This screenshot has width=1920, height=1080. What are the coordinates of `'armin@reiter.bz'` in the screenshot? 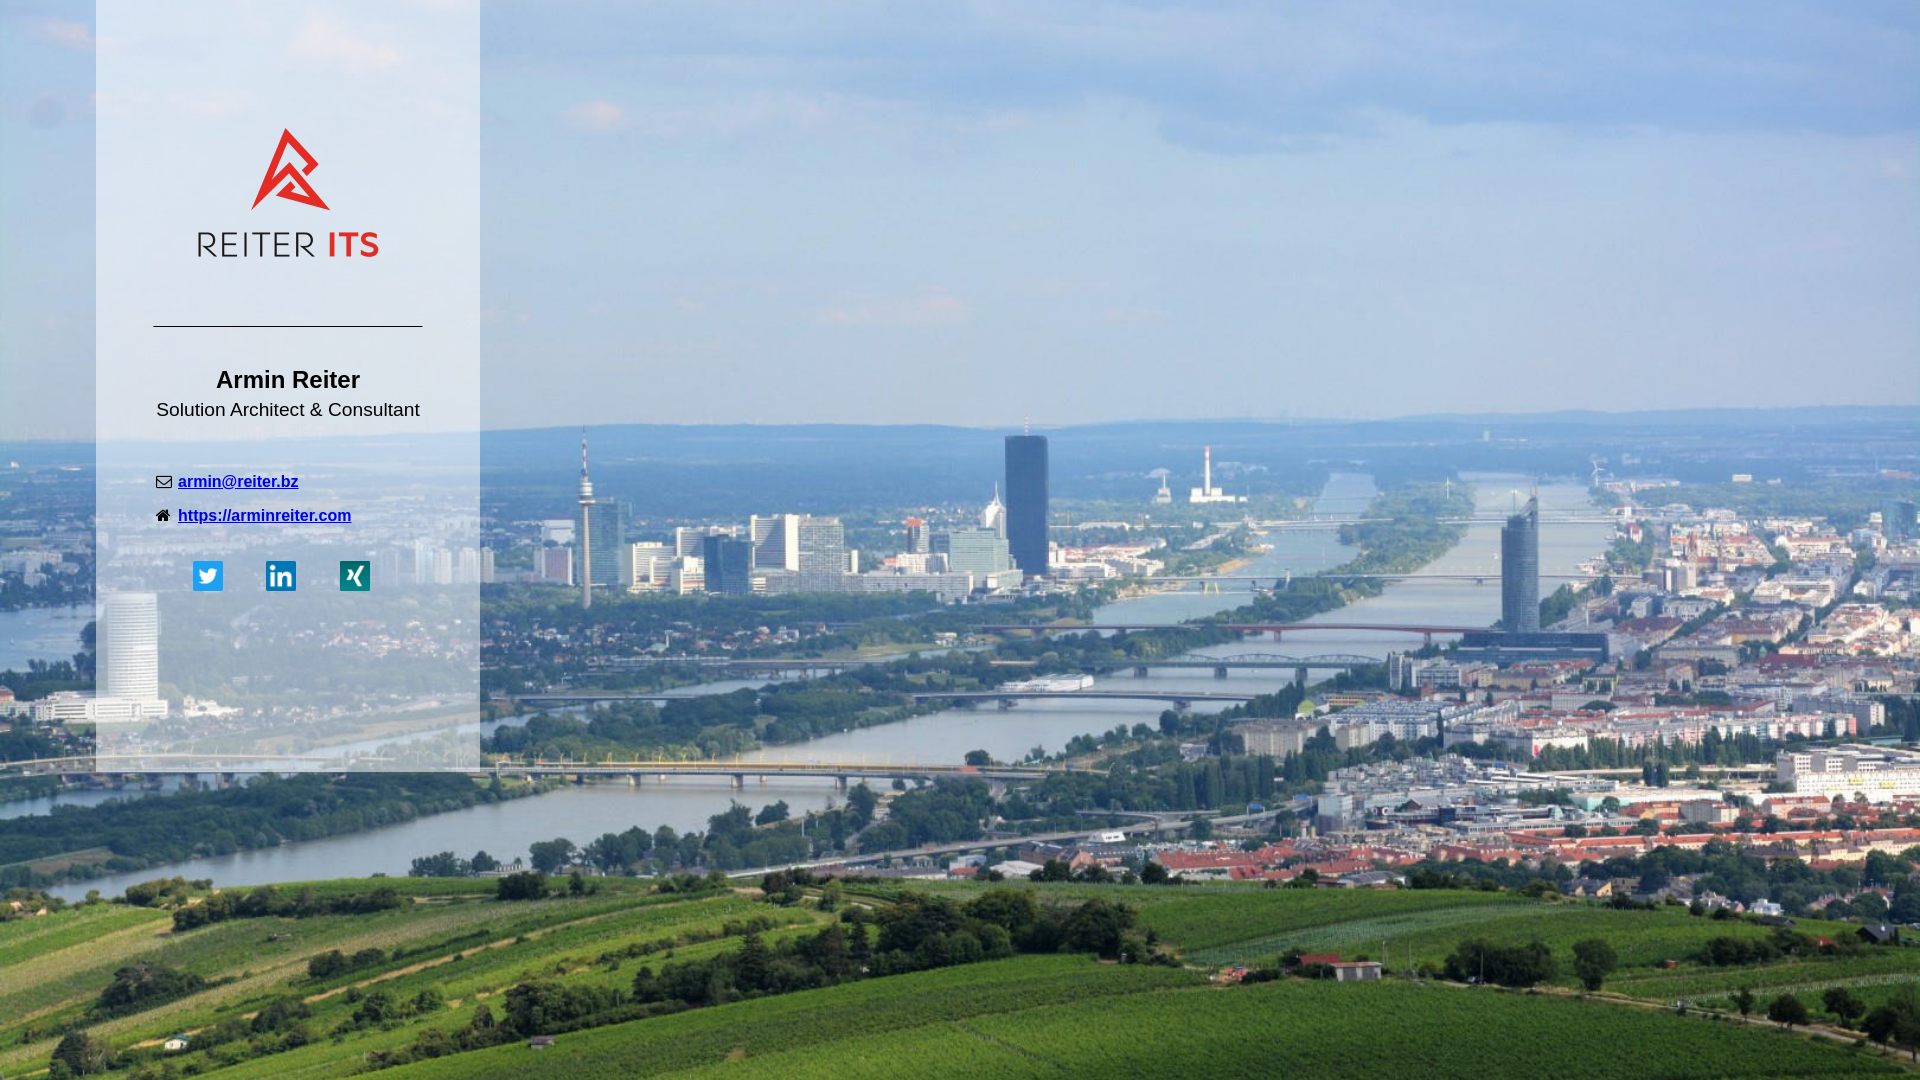 It's located at (238, 481).